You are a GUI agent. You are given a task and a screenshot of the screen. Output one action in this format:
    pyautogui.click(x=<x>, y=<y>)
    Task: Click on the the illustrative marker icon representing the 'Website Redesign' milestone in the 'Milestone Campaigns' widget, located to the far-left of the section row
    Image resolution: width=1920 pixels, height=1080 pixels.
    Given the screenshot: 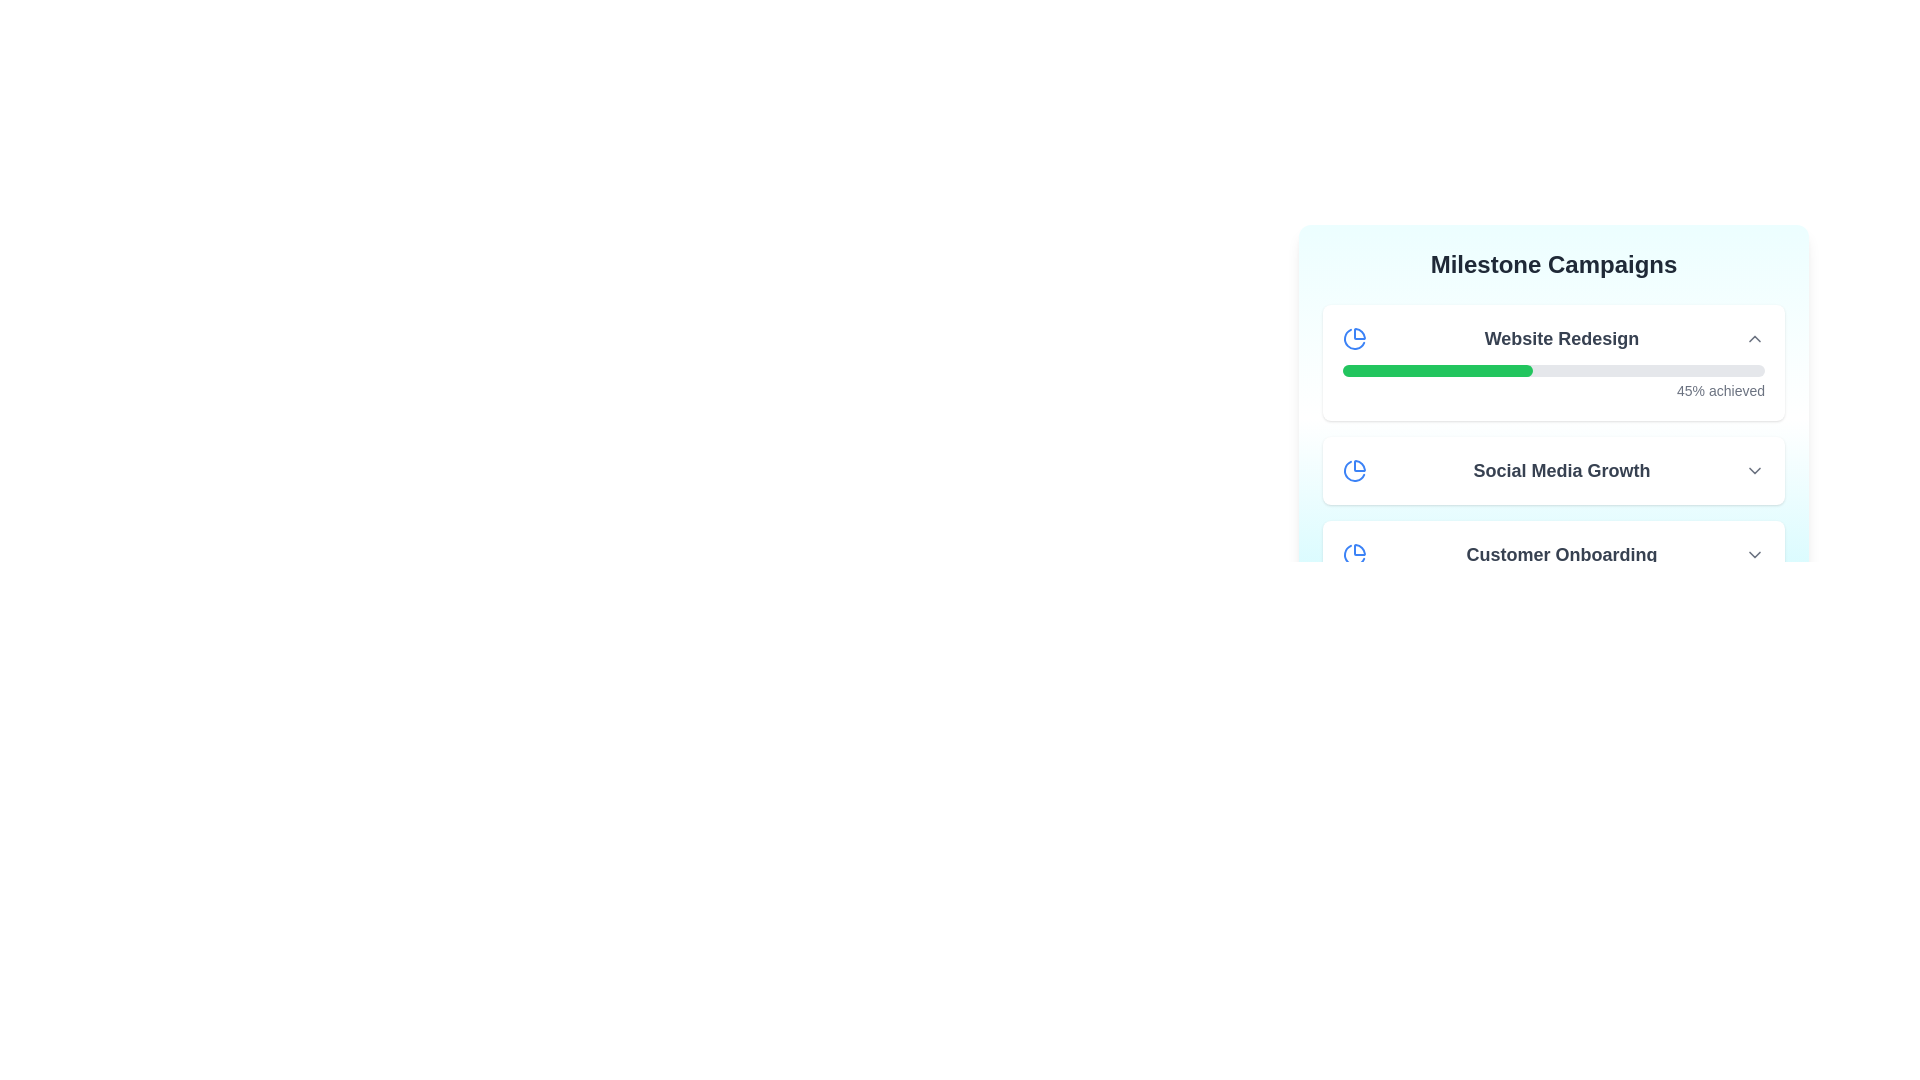 What is the action you would take?
    pyautogui.click(x=1354, y=338)
    